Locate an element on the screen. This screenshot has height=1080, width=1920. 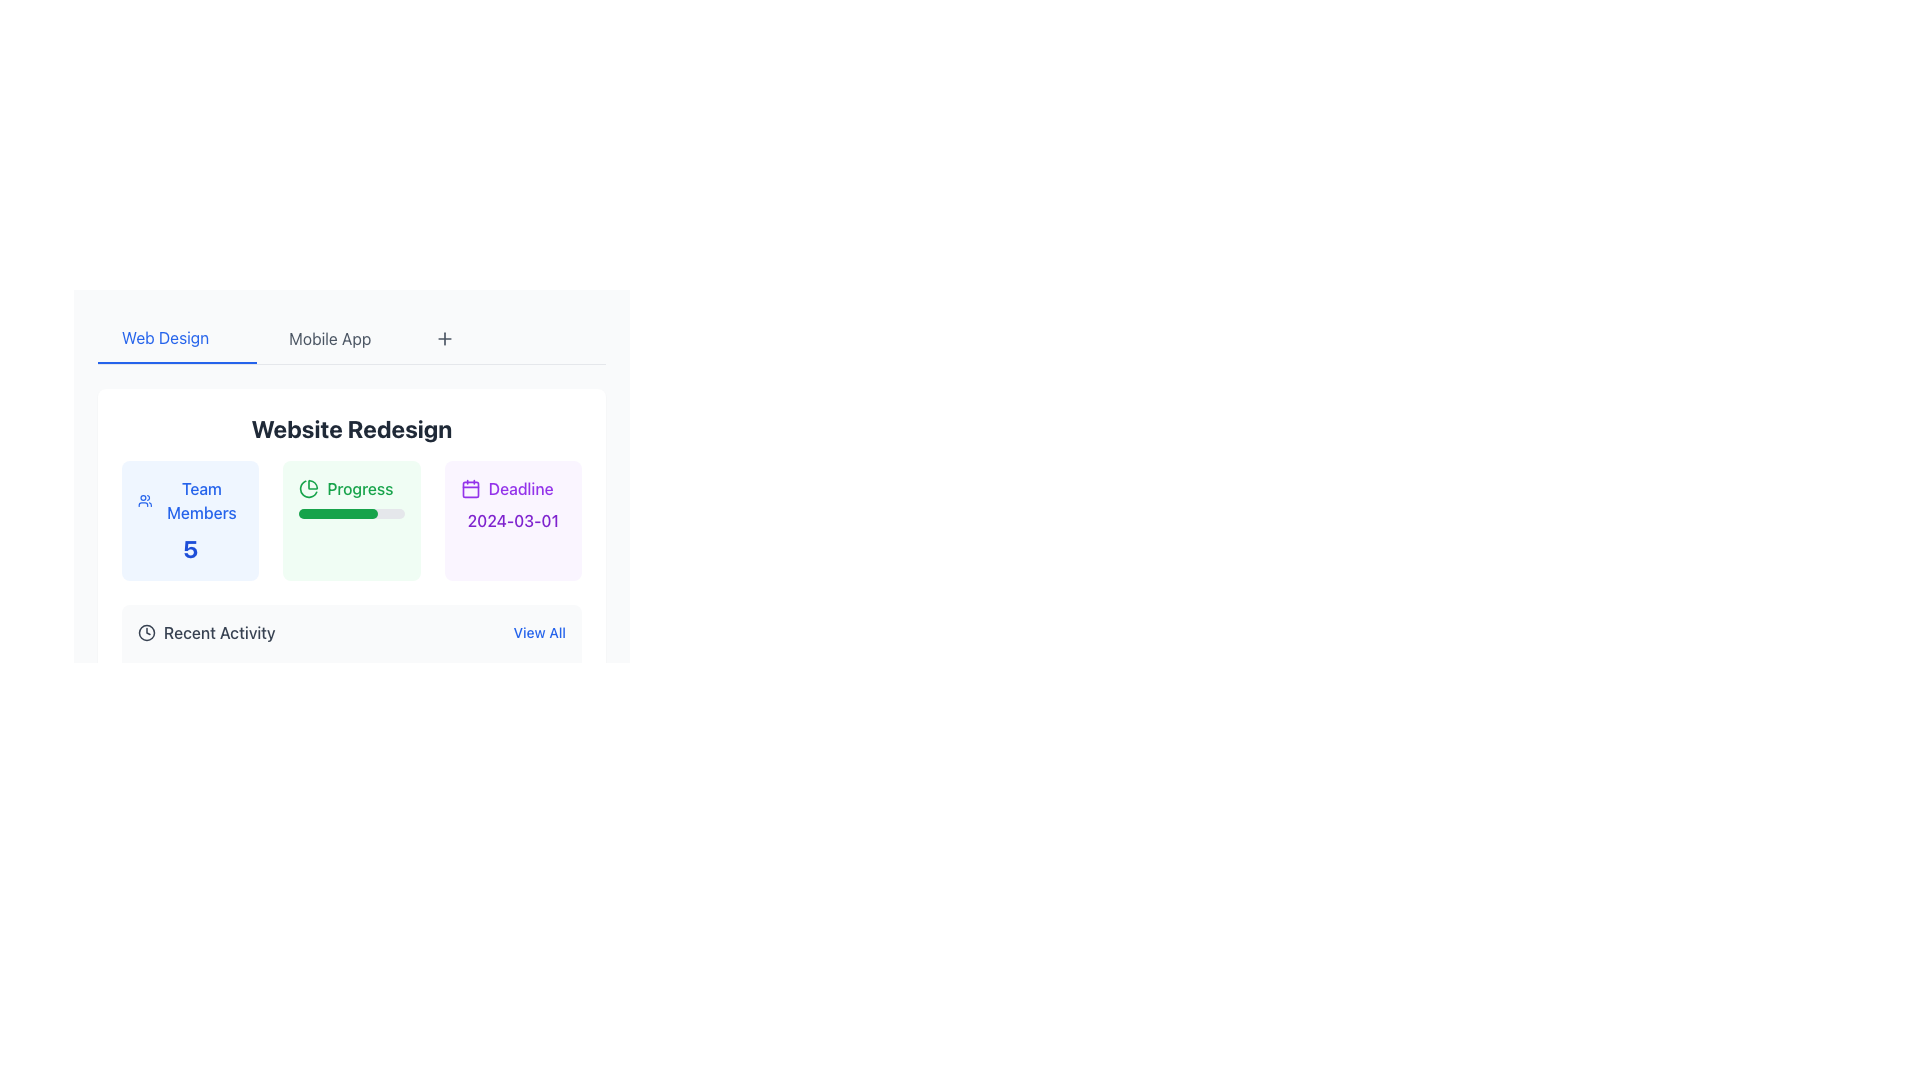
the green filled portion of the progress indicator, which visually represents 75% completion, located between the 'Team Members' box and the 'Deadline 2024-03-01' element is located at coordinates (338, 512).